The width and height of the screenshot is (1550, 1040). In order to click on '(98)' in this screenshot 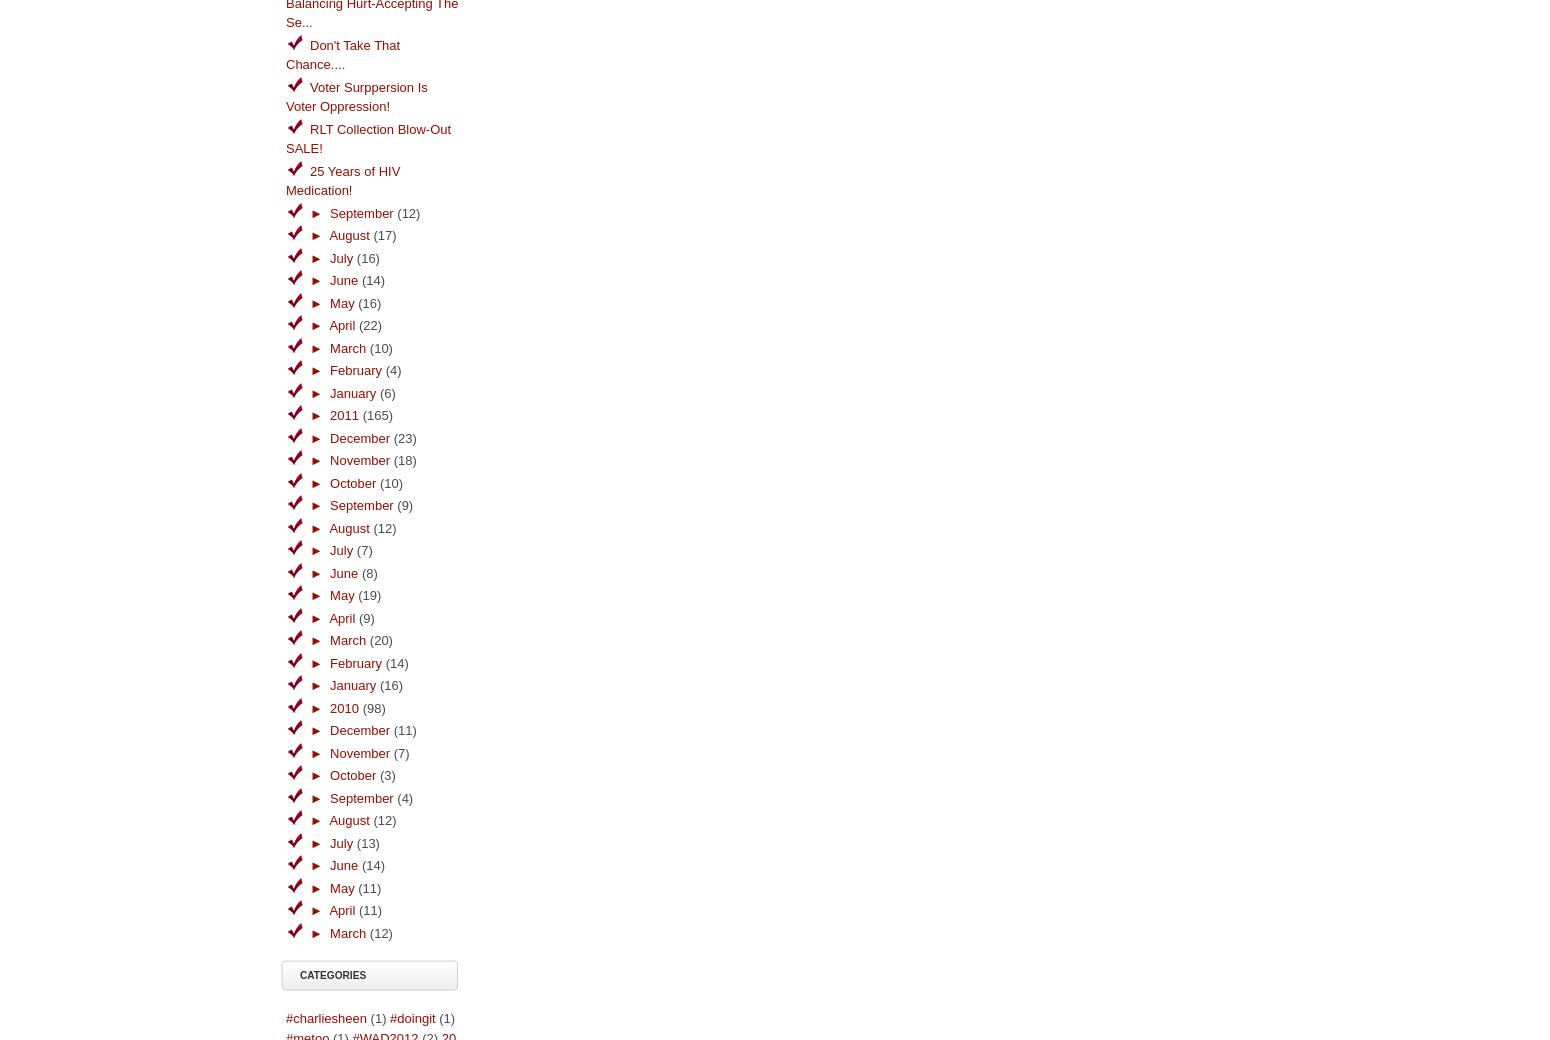, I will do `click(360, 707)`.